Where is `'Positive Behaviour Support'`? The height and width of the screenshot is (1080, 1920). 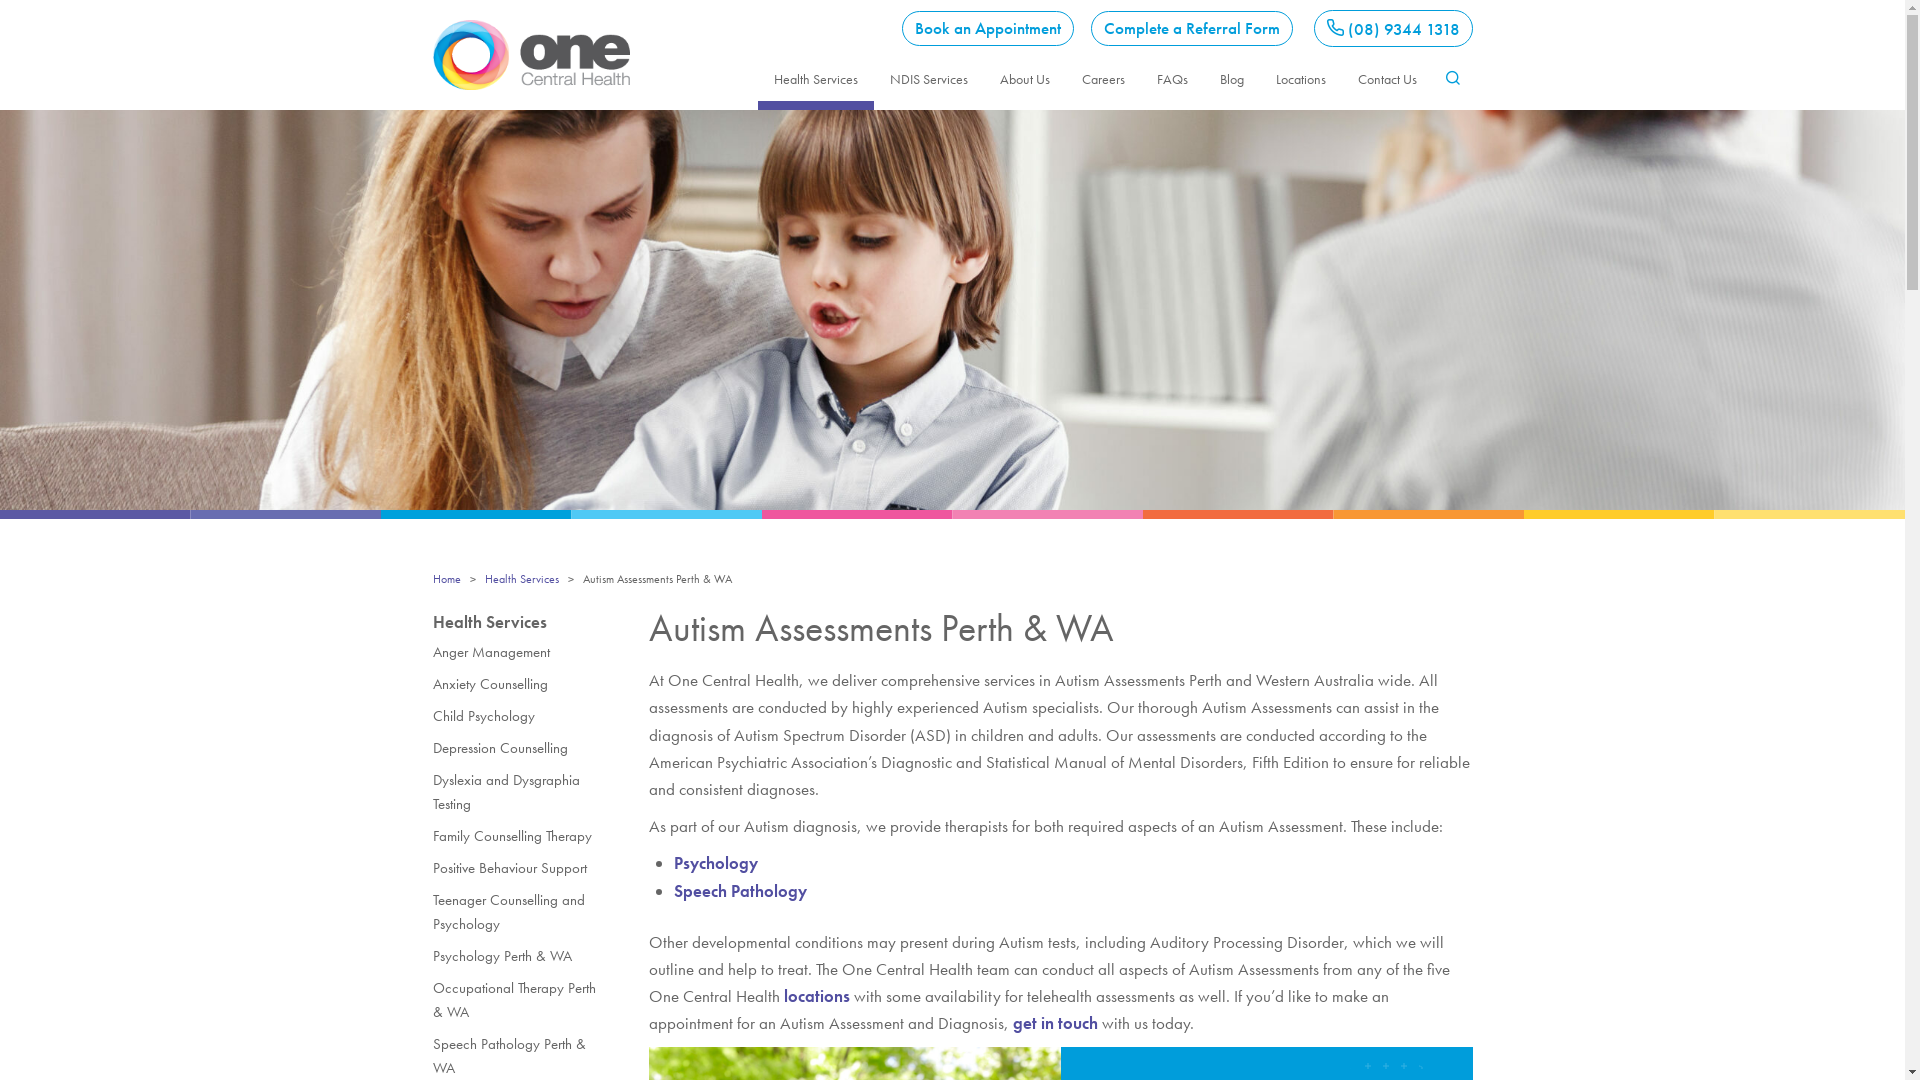 'Positive Behaviour Support' is located at coordinates (519, 866).